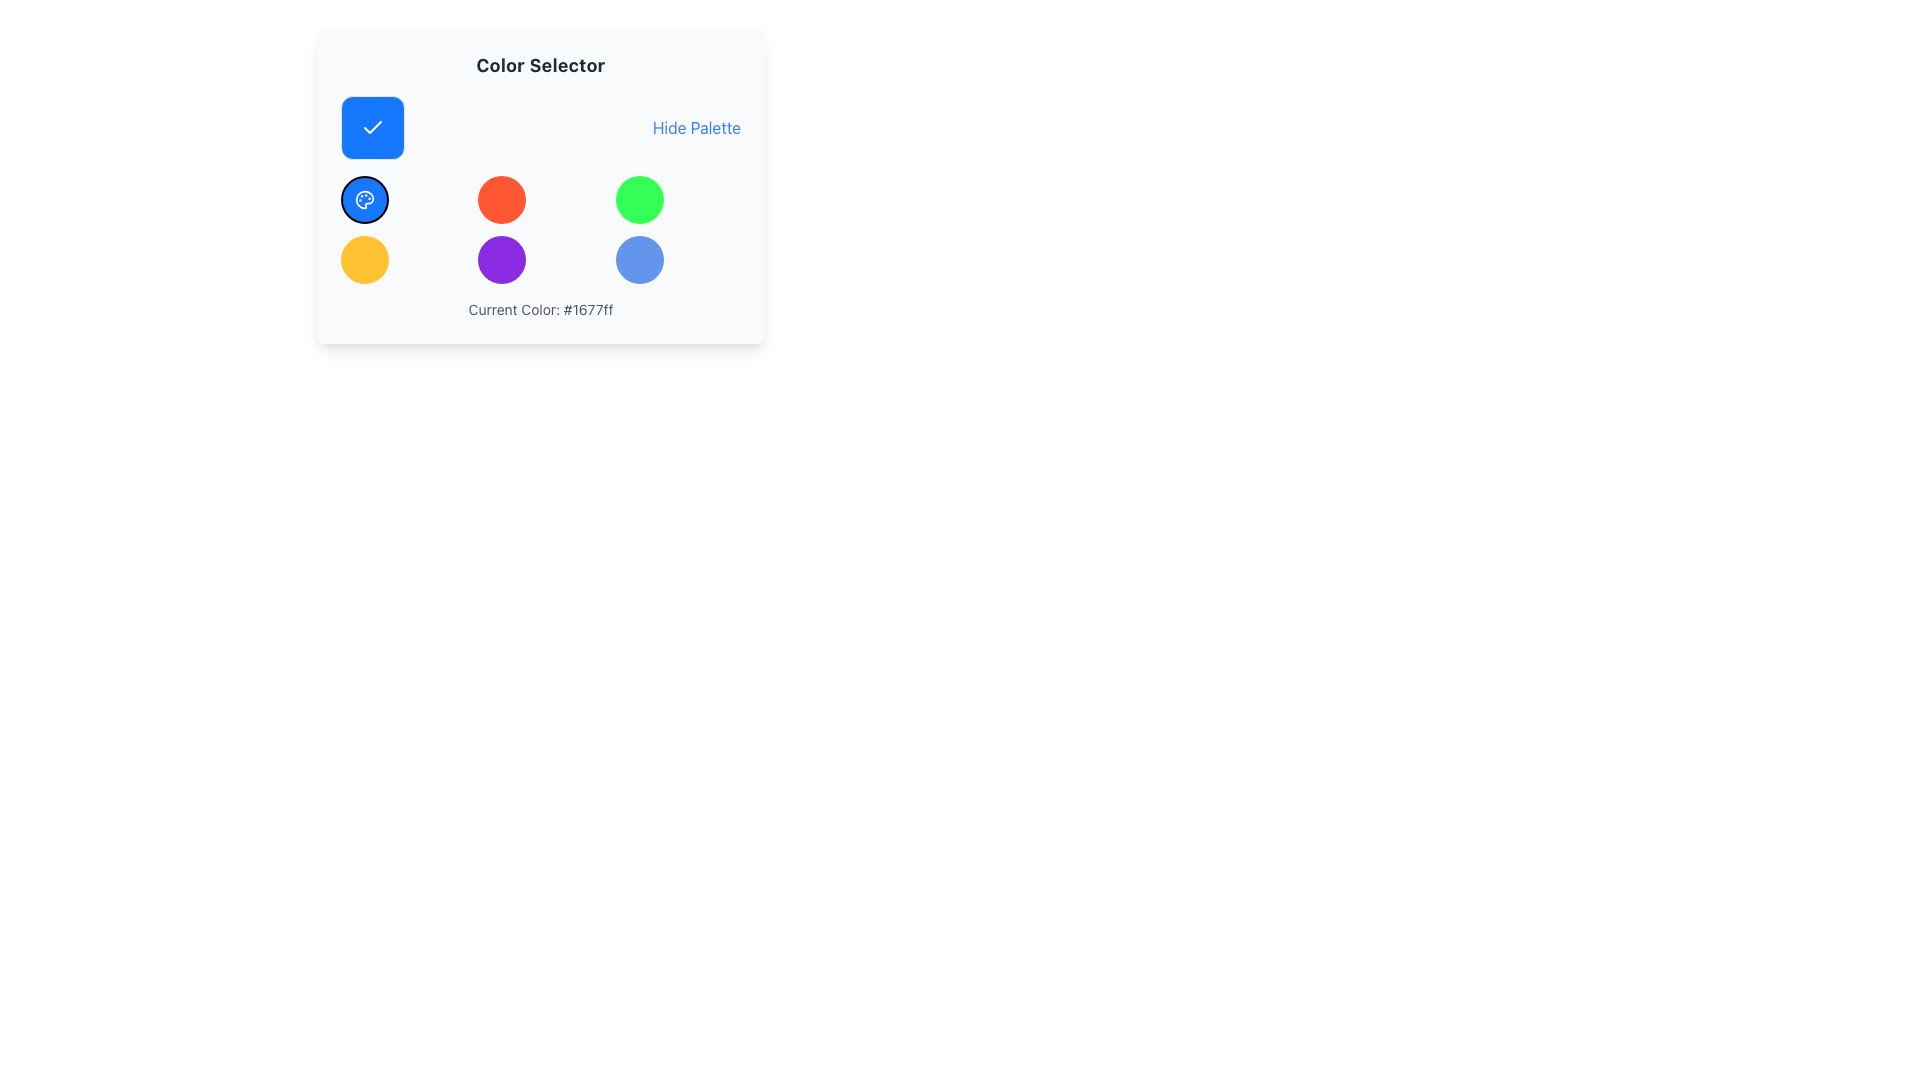 The image size is (1920, 1080). Describe the element at coordinates (541, 127) in the screenshot. I see `the 'Hide Palette' button located below the 'Color Selector' title` at that location.